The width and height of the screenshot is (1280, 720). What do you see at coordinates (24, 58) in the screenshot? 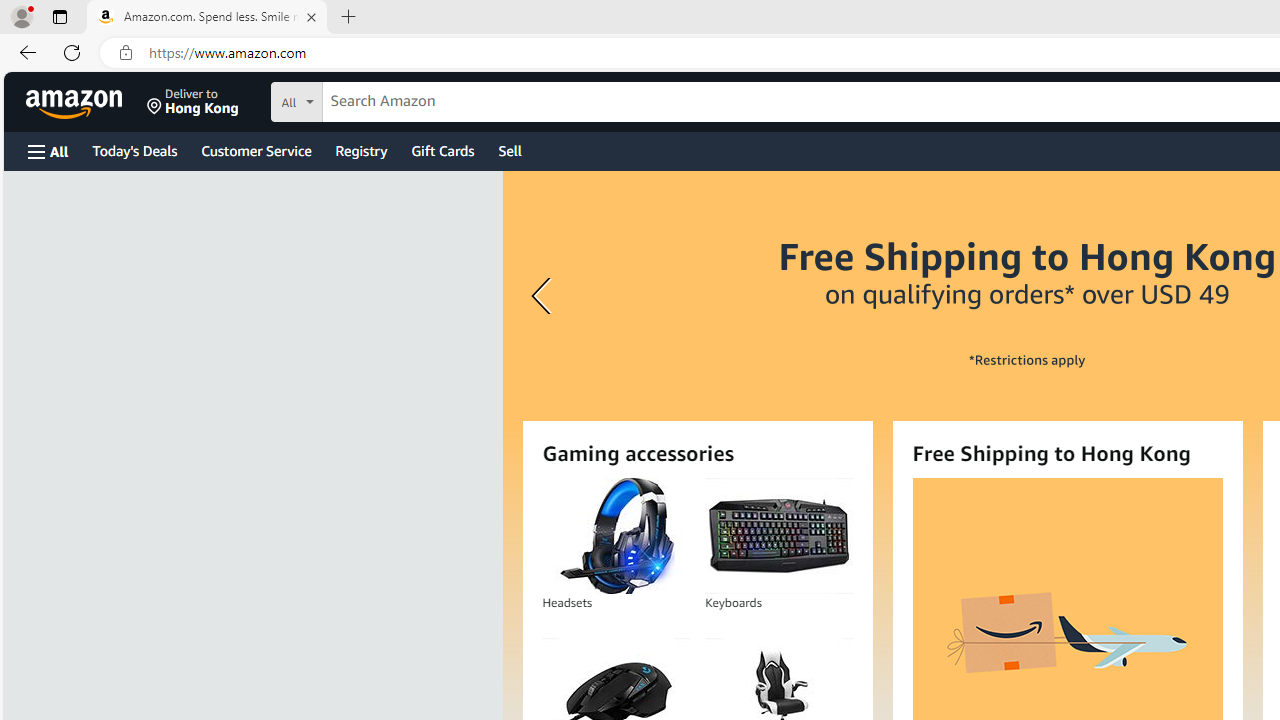
I see `'Explorer (Ctrl+Shift+E)'` at bounding box center [24, 58].